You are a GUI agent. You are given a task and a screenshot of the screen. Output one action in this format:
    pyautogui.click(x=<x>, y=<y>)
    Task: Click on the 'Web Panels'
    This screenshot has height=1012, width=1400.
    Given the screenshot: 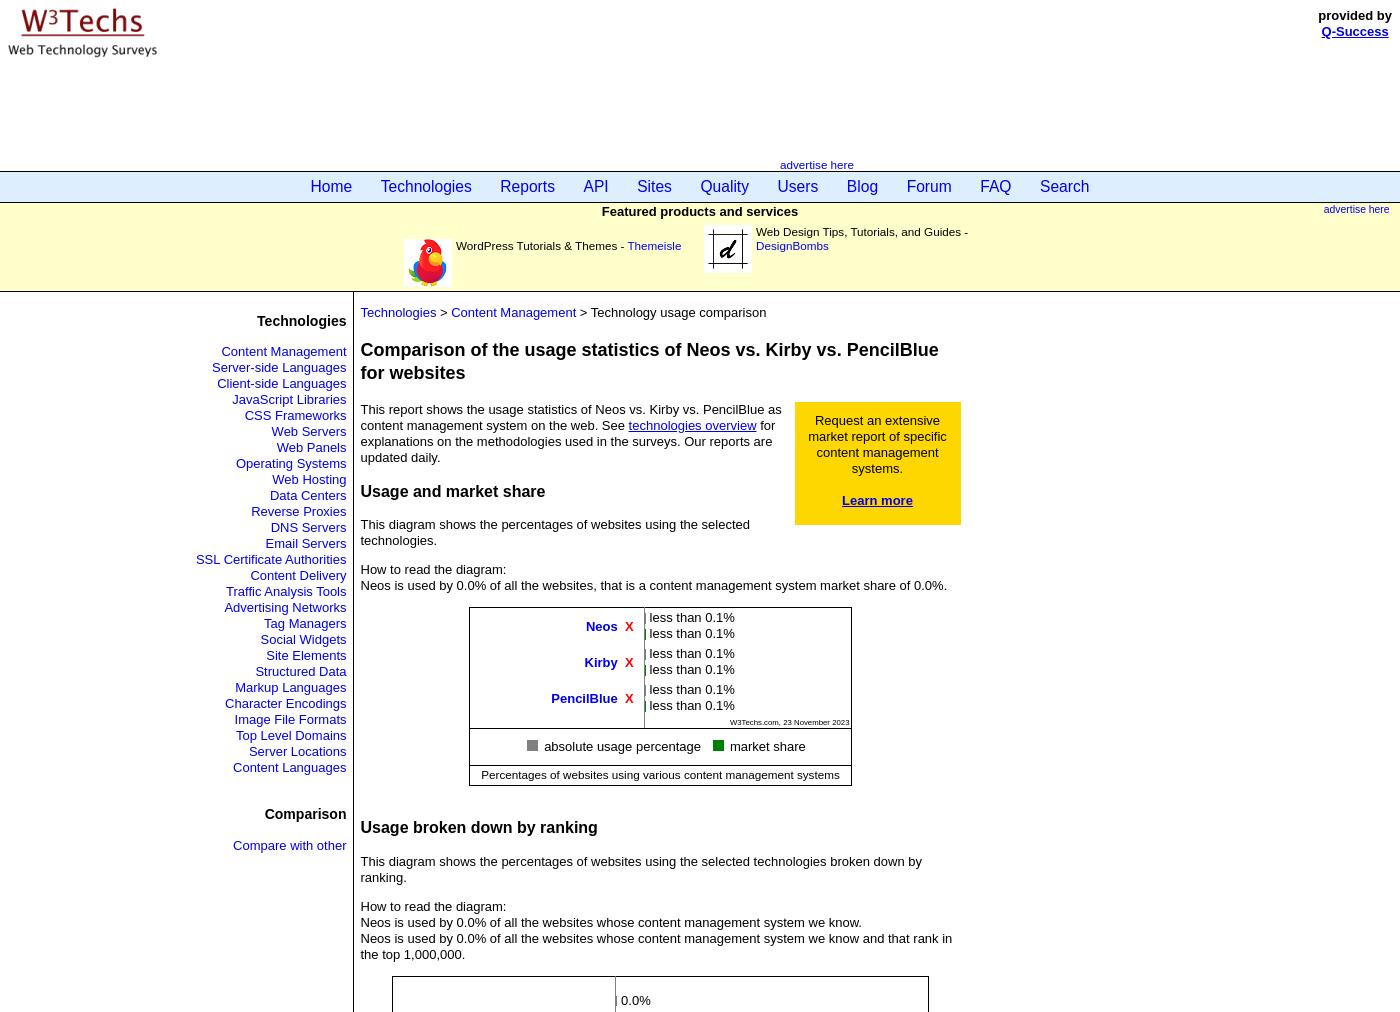 What is the action you would take?
    pyautogui.click(x=310, y=447)
    